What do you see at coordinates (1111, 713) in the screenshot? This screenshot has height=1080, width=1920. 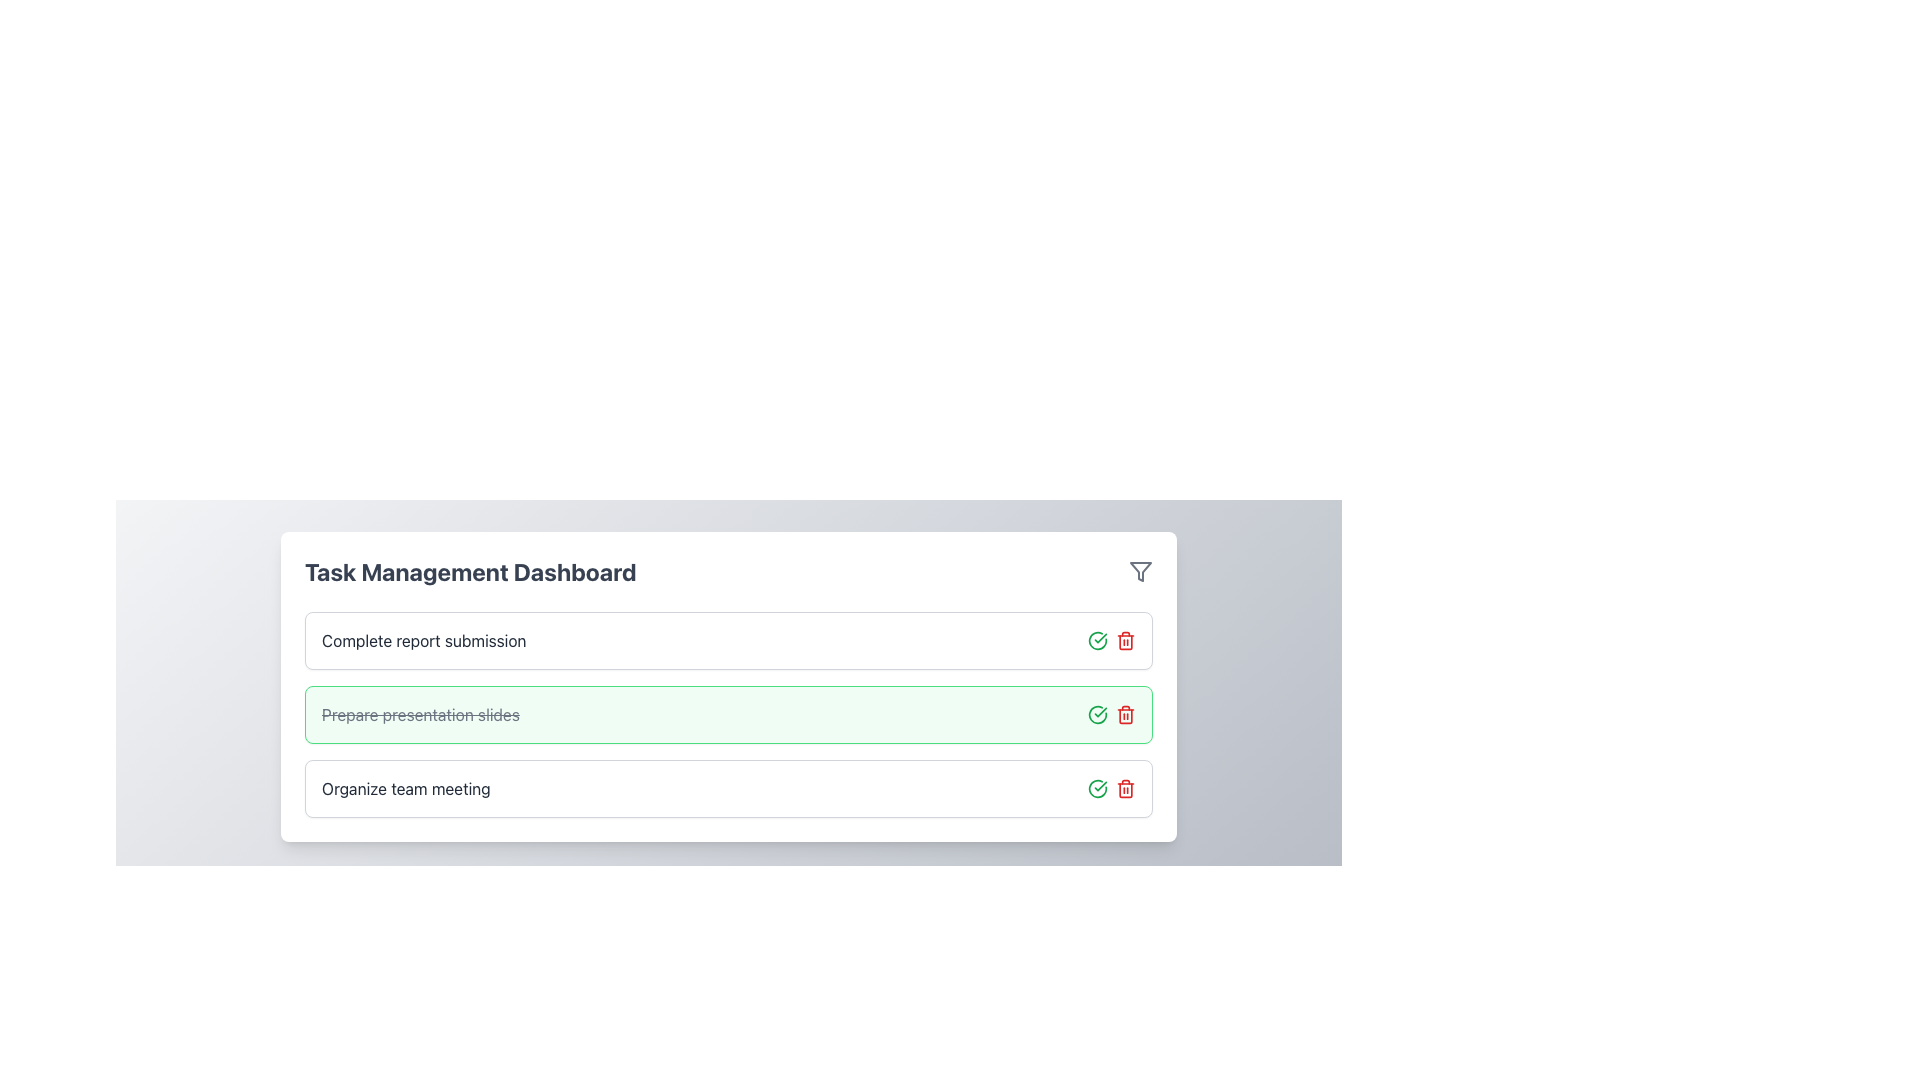 I see `the red trash can icon located at the right end of the 'Prepare presentation slides' task row` at bounding box center [1111, 713].